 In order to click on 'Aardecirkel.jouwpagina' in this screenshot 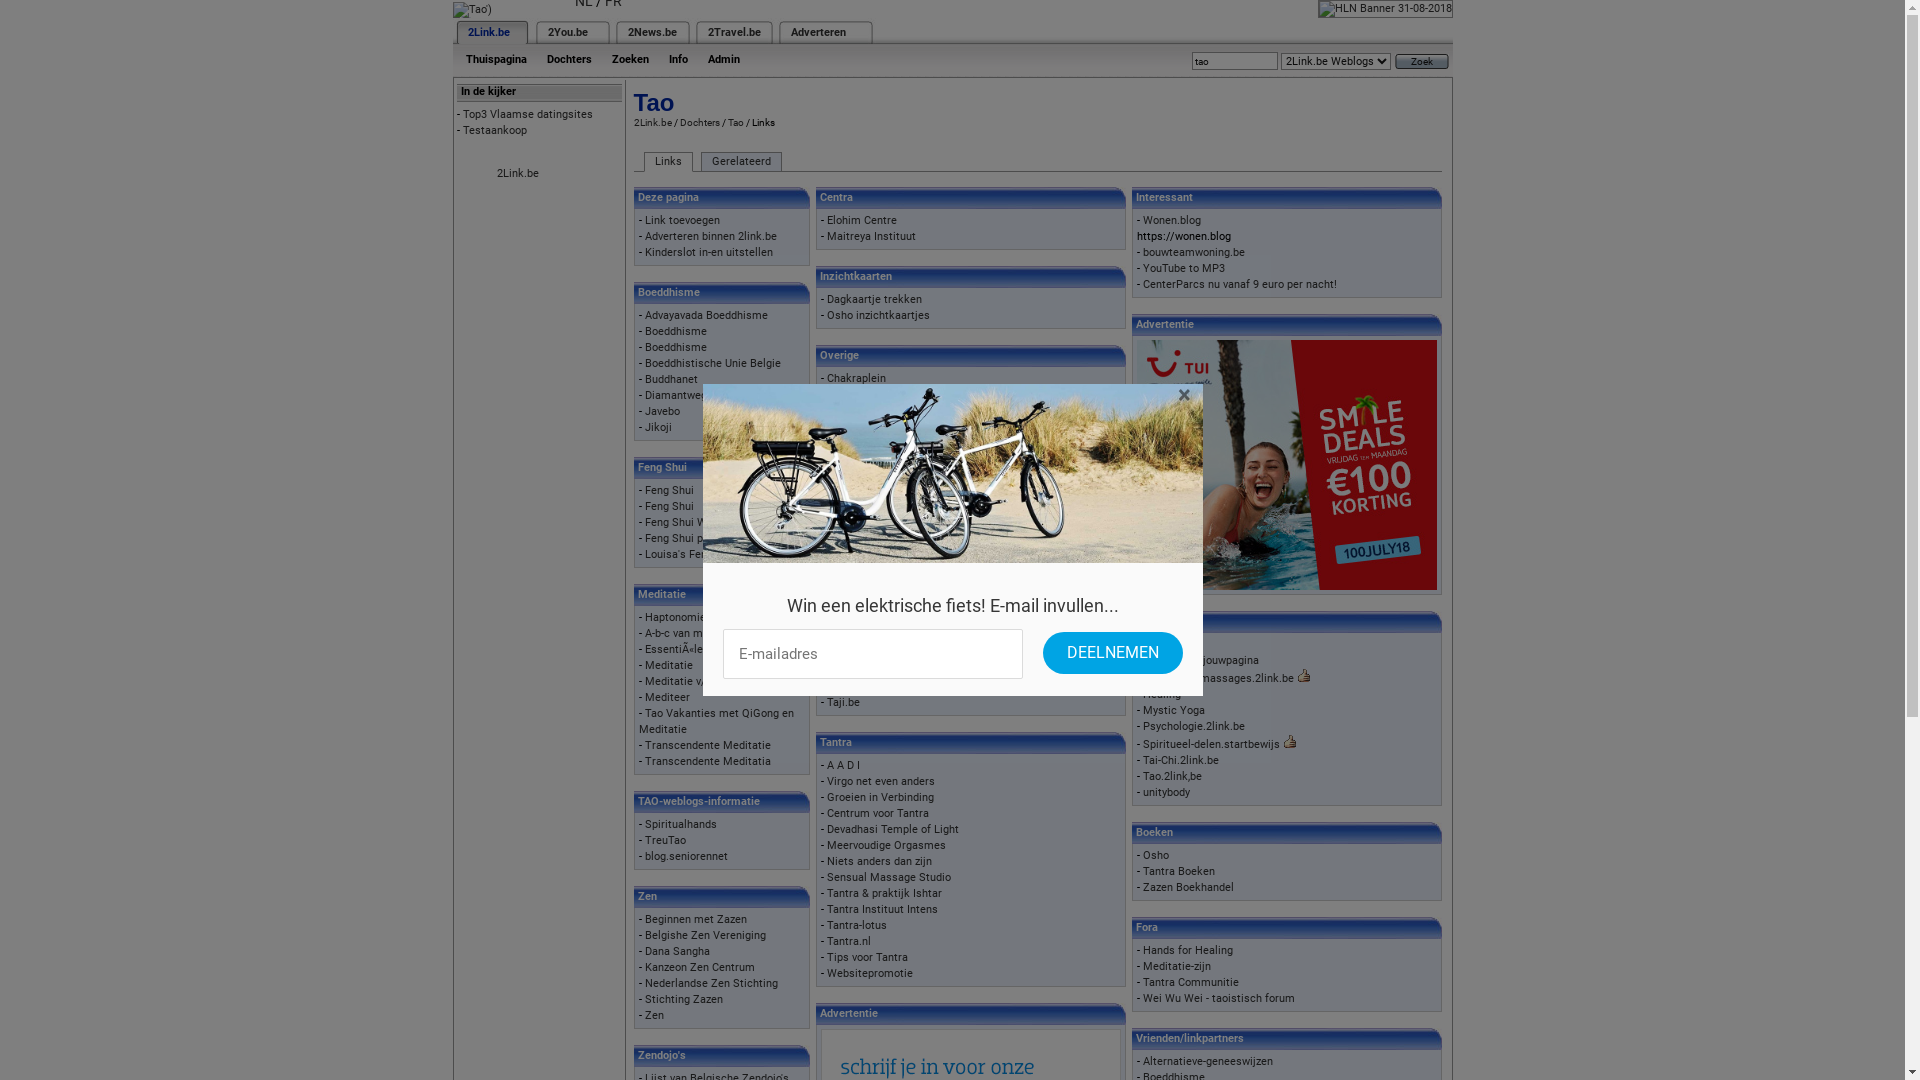, I will do `click(1200, 660)`.